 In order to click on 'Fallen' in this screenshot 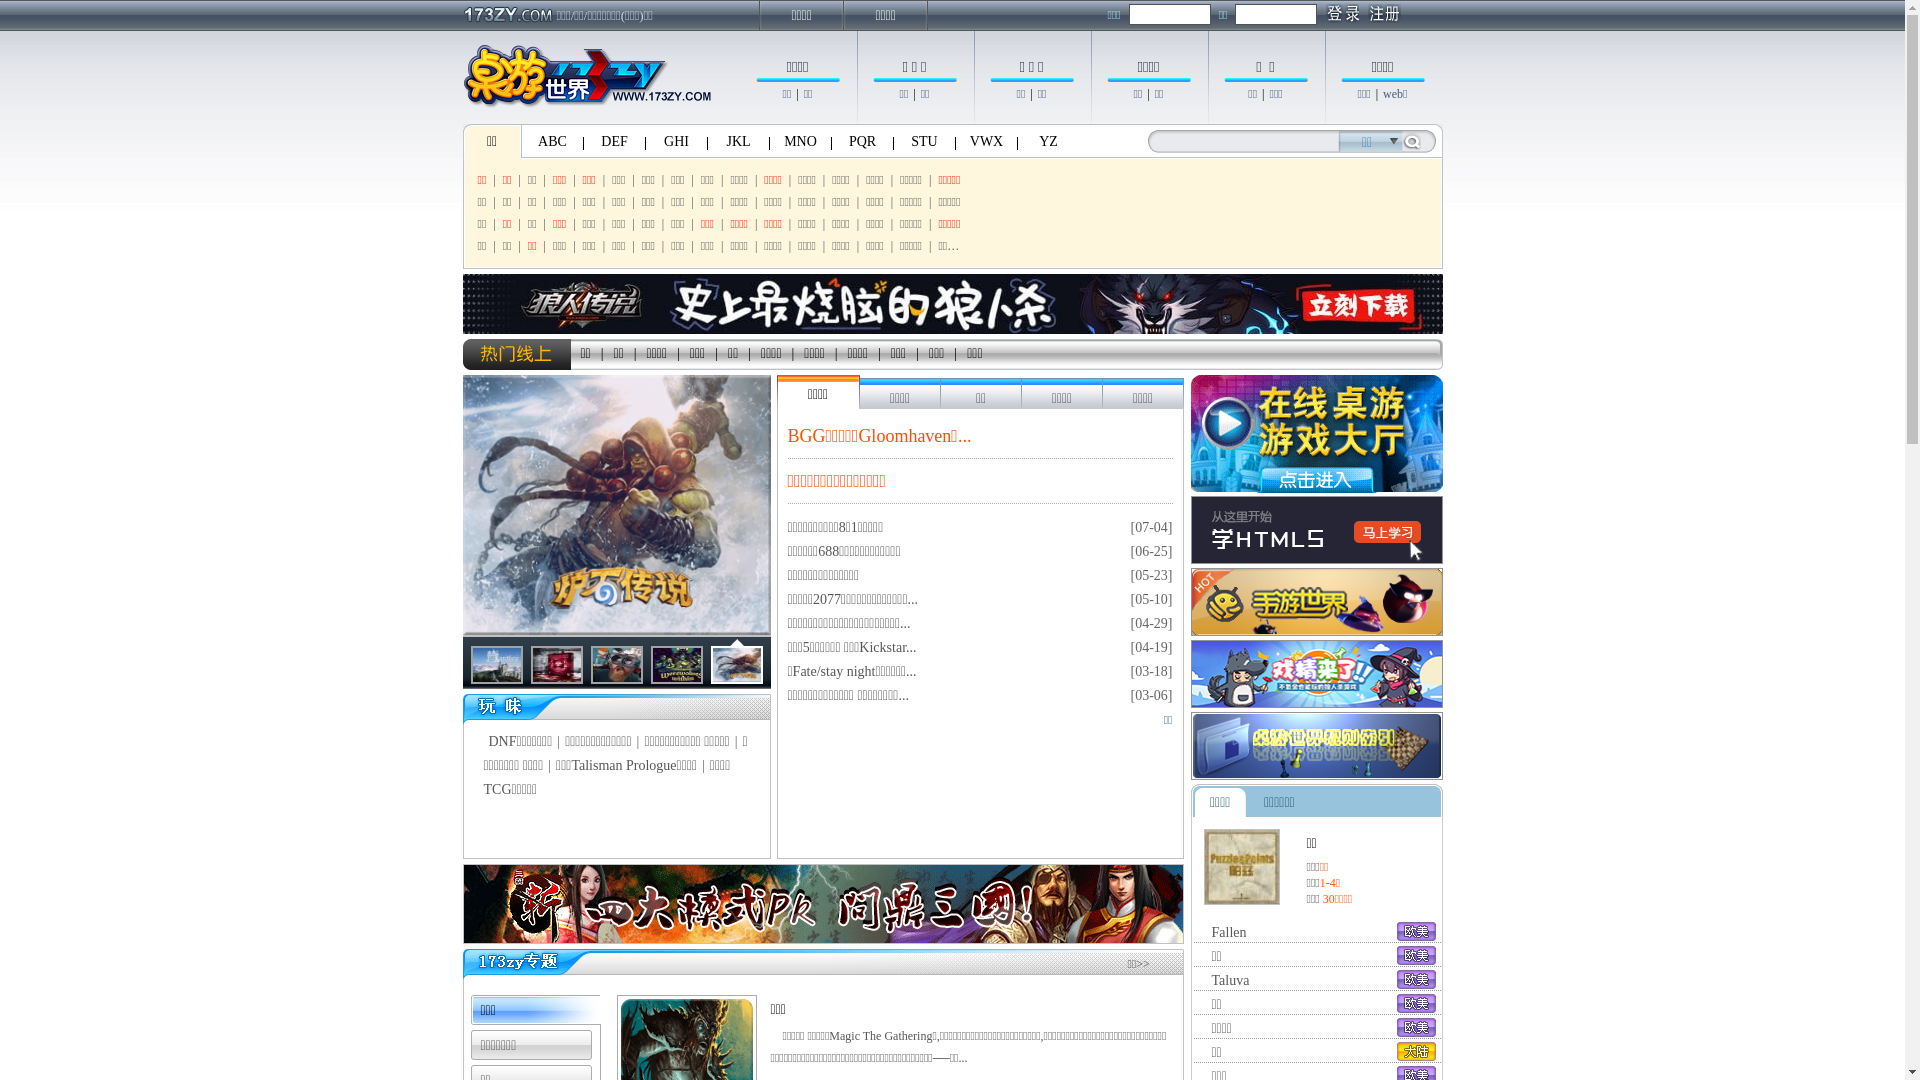, I will do `click(1228, 932)`.